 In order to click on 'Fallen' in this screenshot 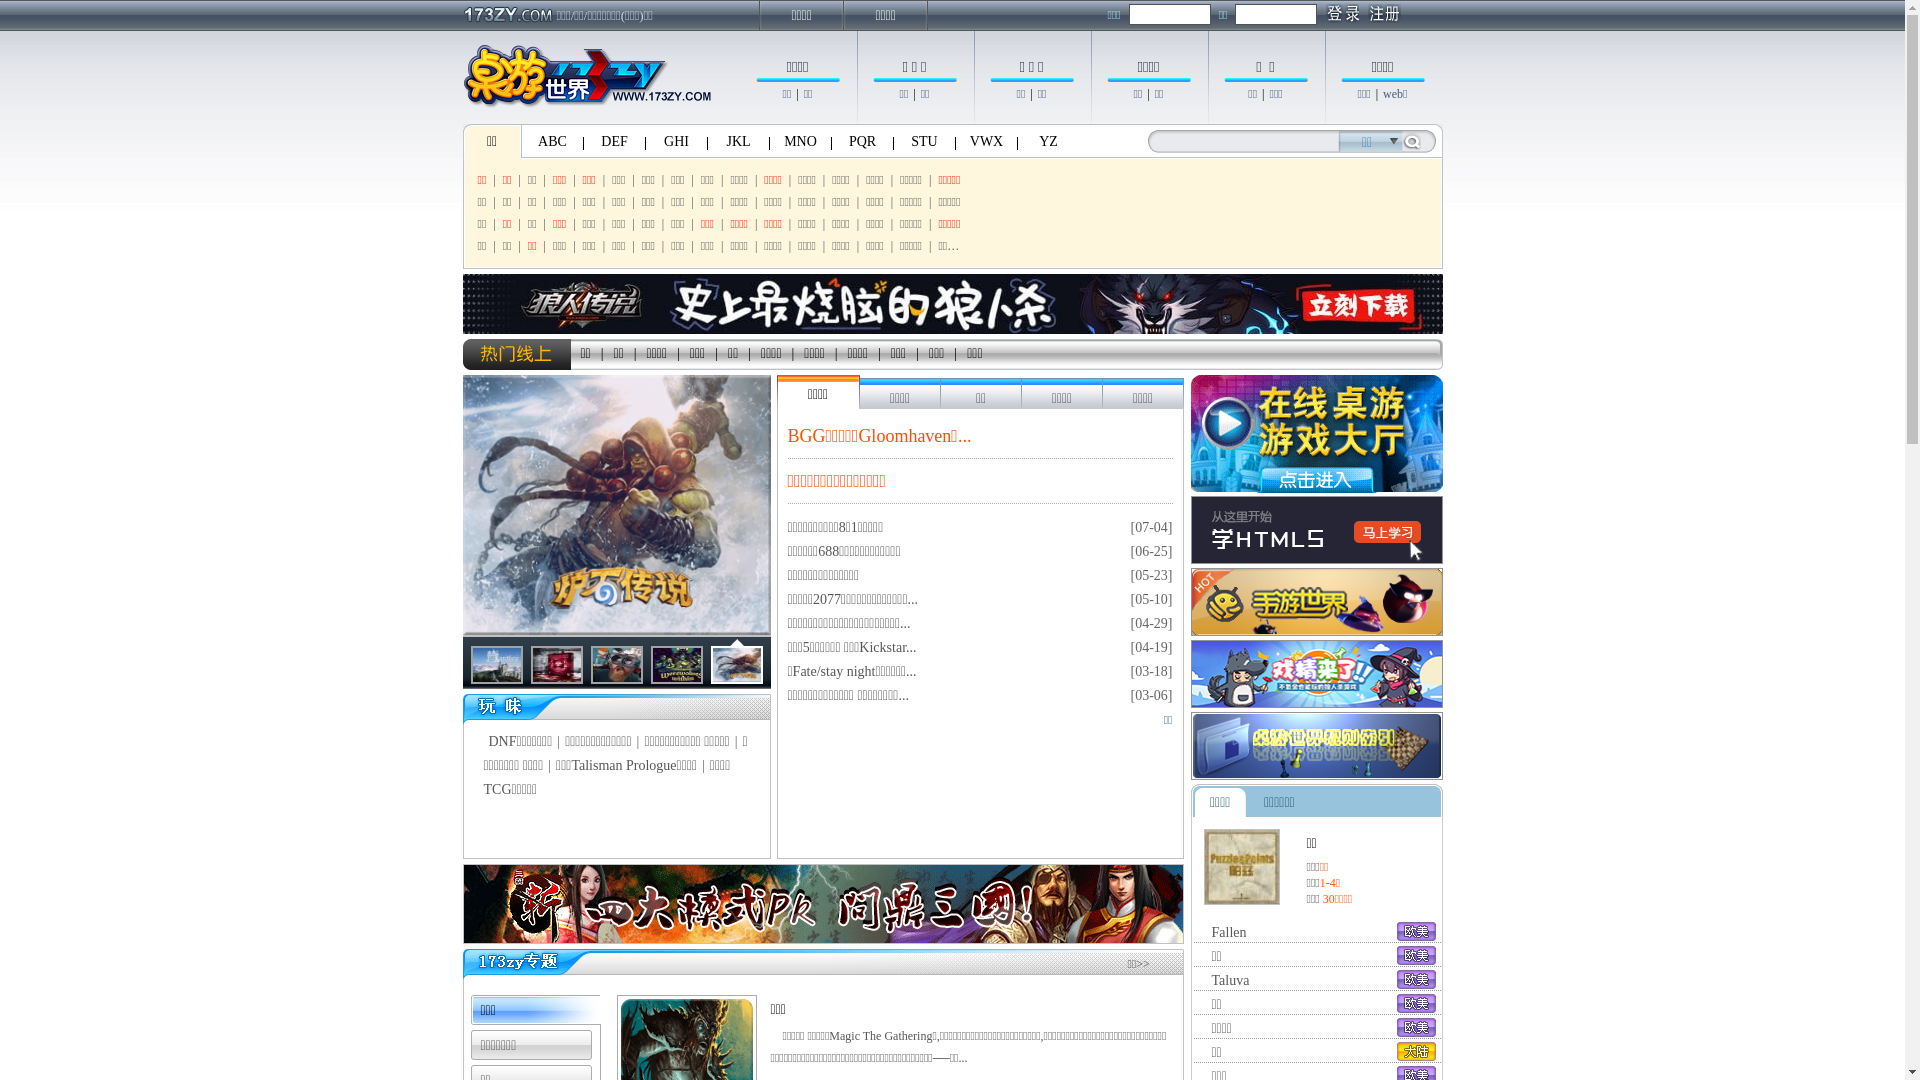, I will do `click(1228, 932)`.